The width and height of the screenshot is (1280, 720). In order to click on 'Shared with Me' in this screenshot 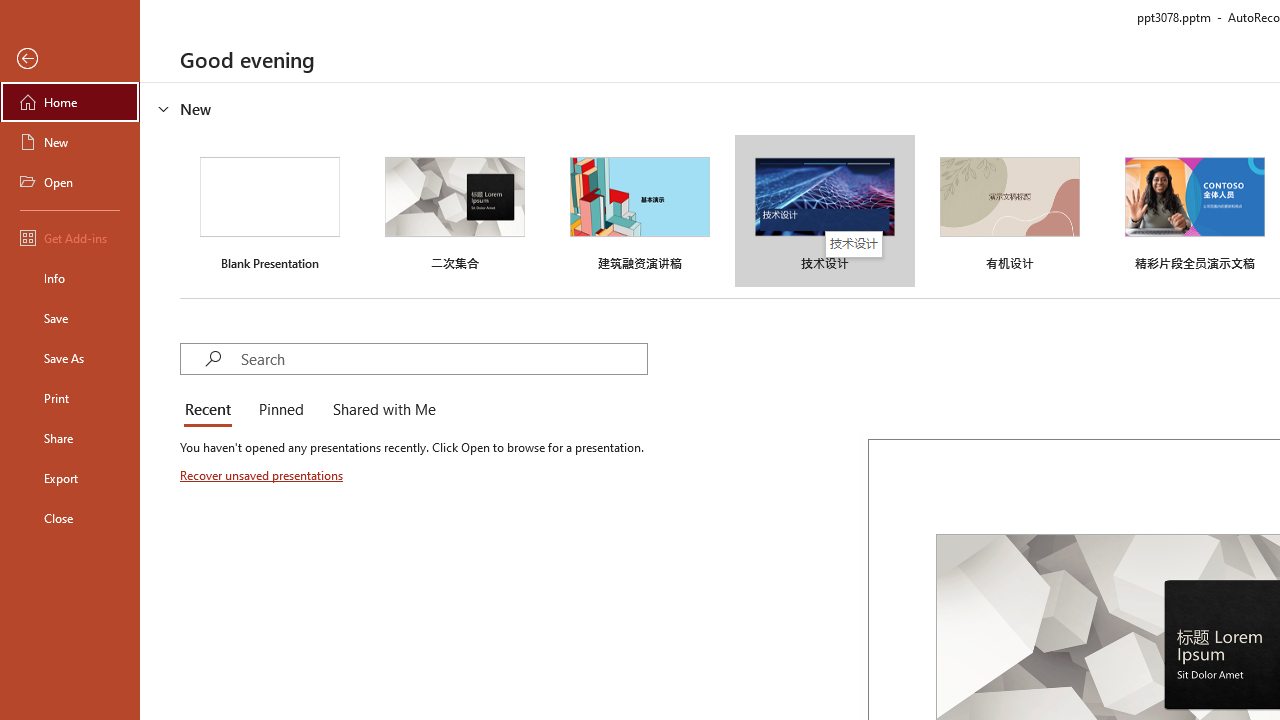, I will do `click(380, 410)`.